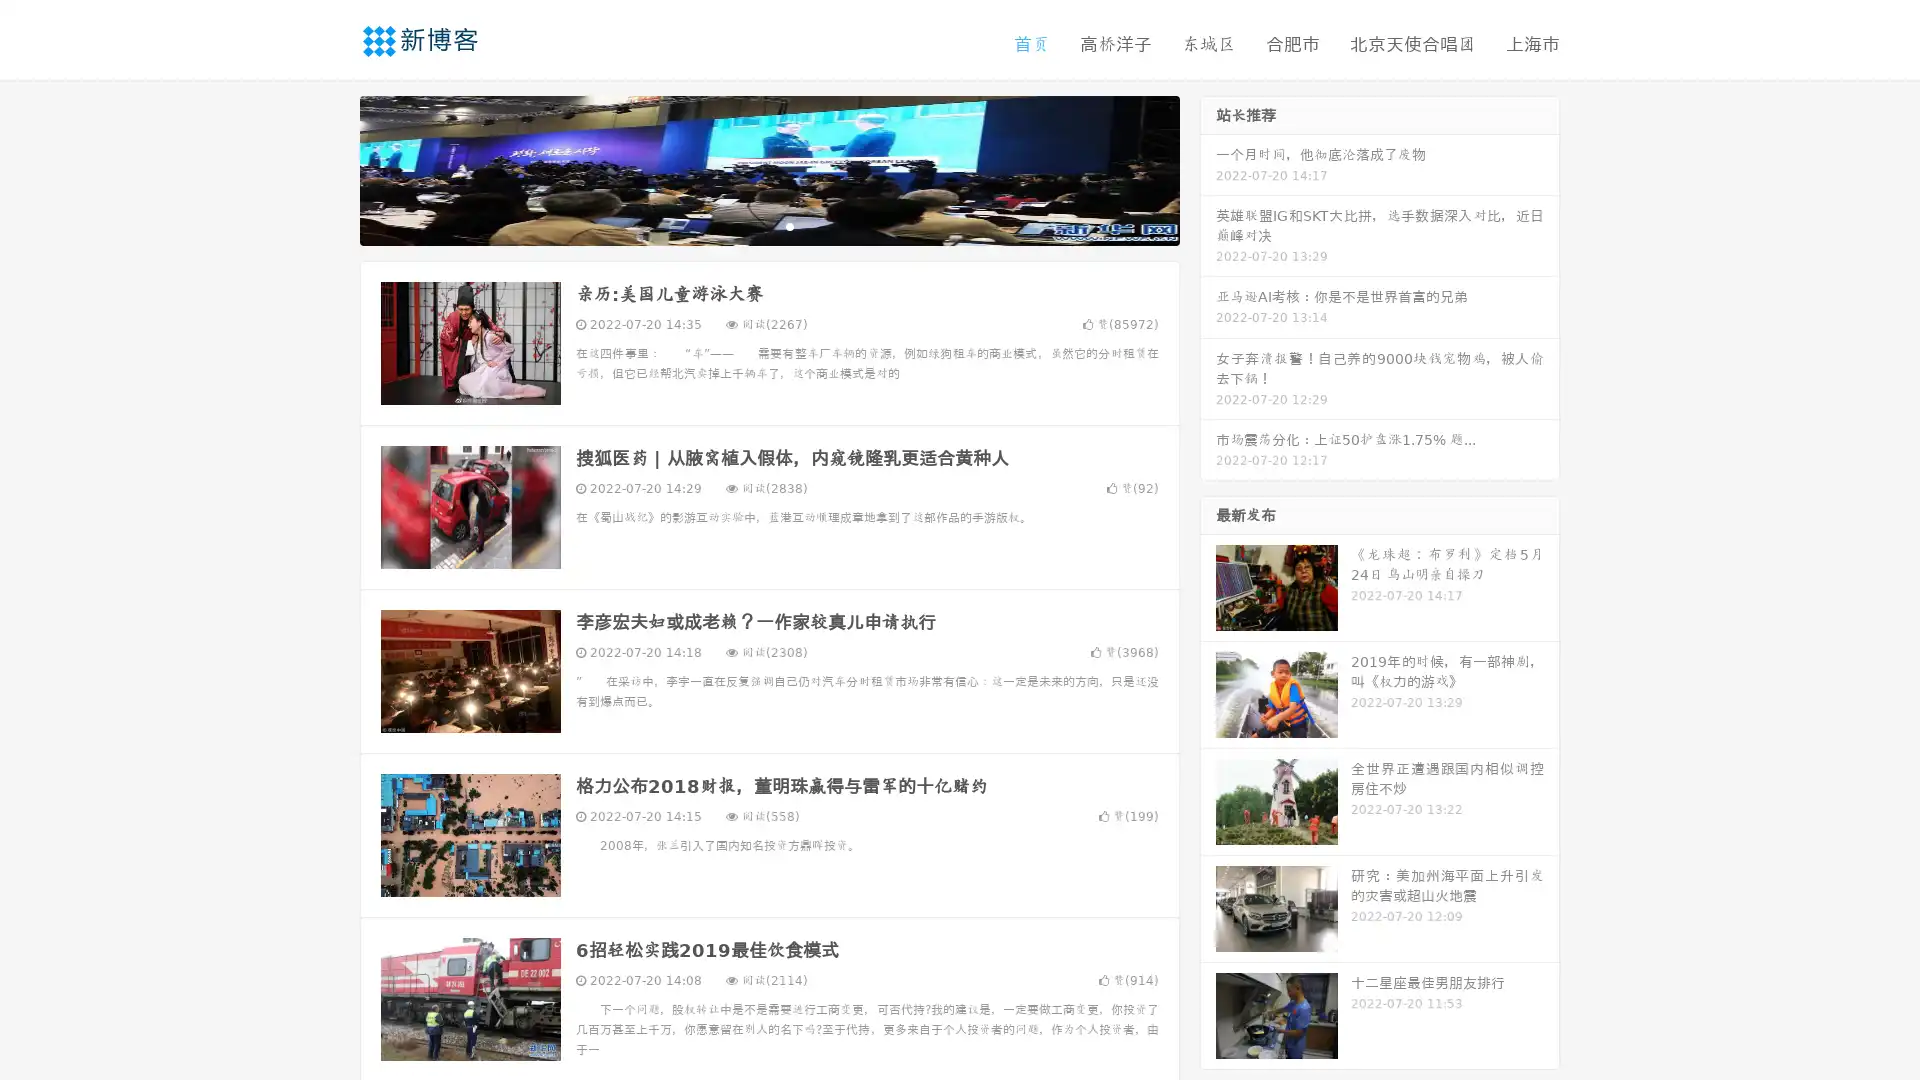 The image size is (1920, 1080). I want to click on Go to slide 3, so click(789, 225).